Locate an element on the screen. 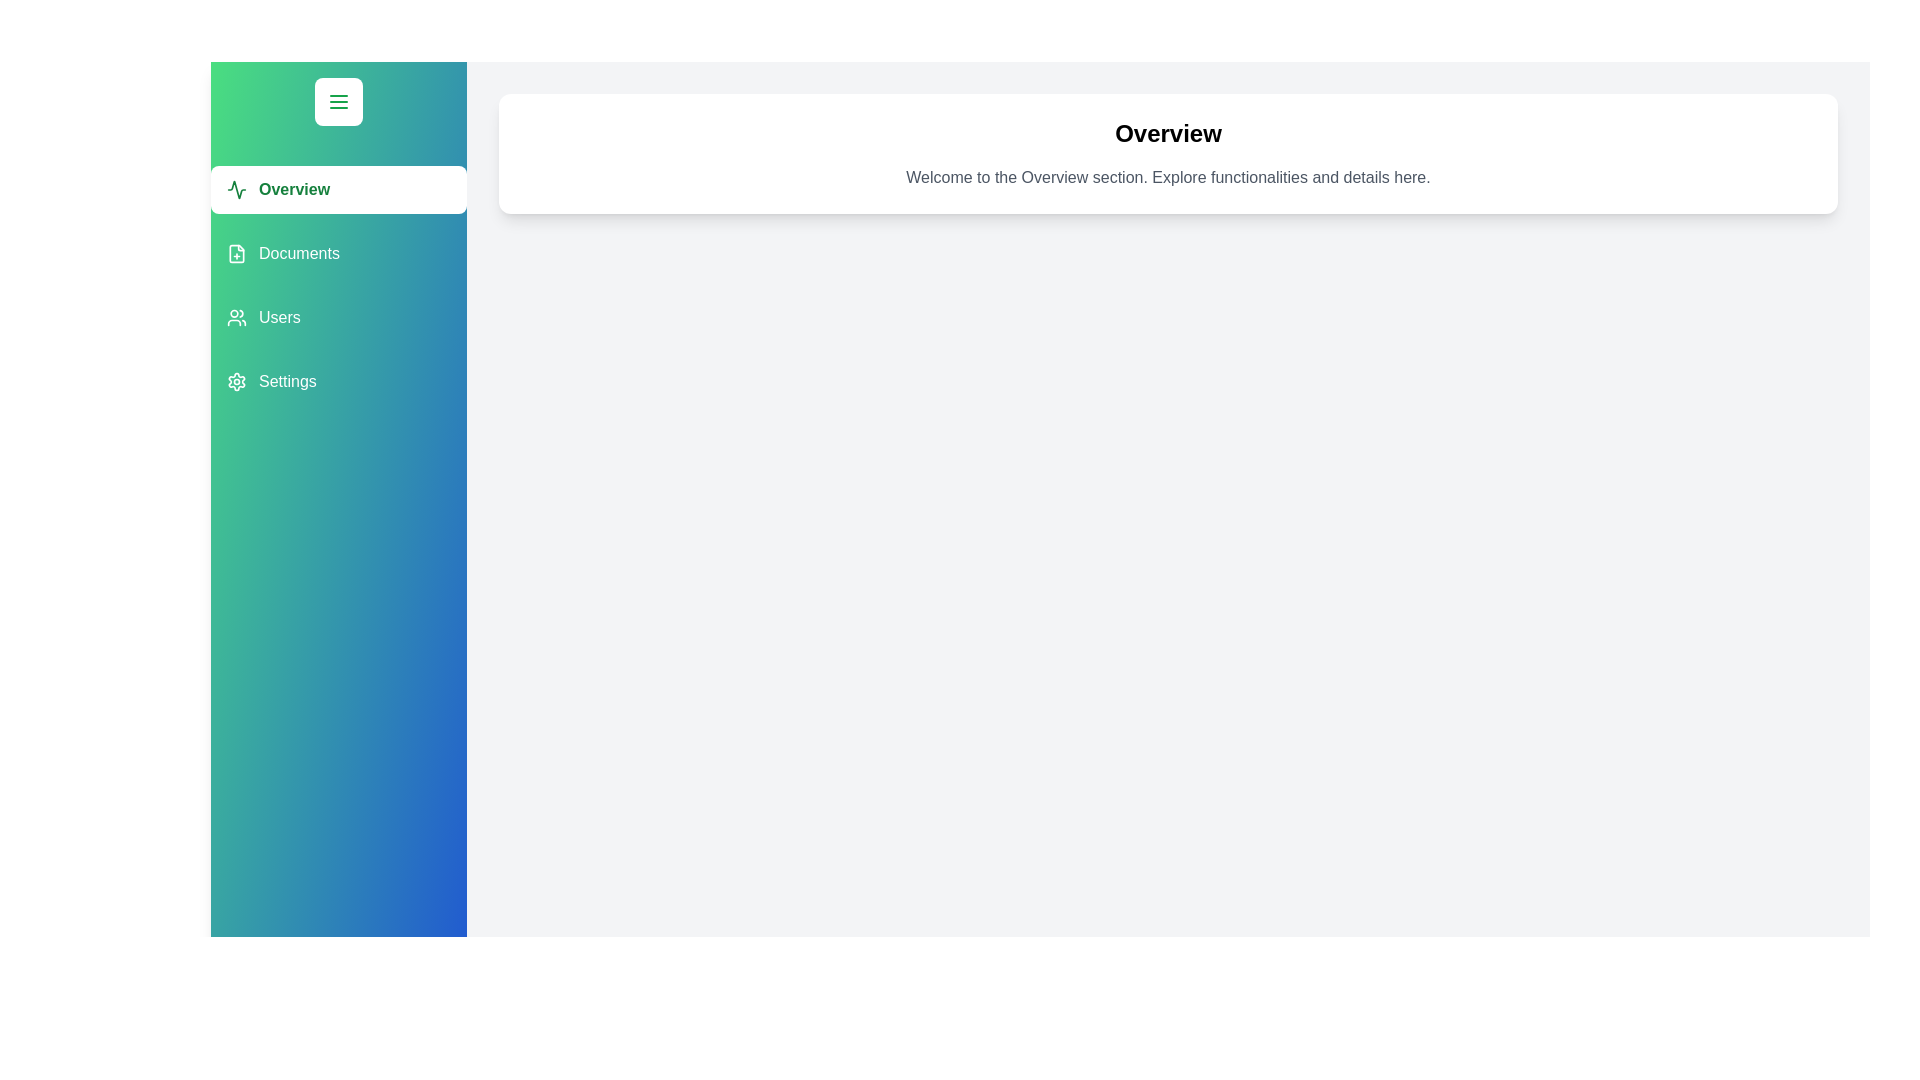  the section Settings in the drawer to navigate to it is located at coordinates (339, 381).